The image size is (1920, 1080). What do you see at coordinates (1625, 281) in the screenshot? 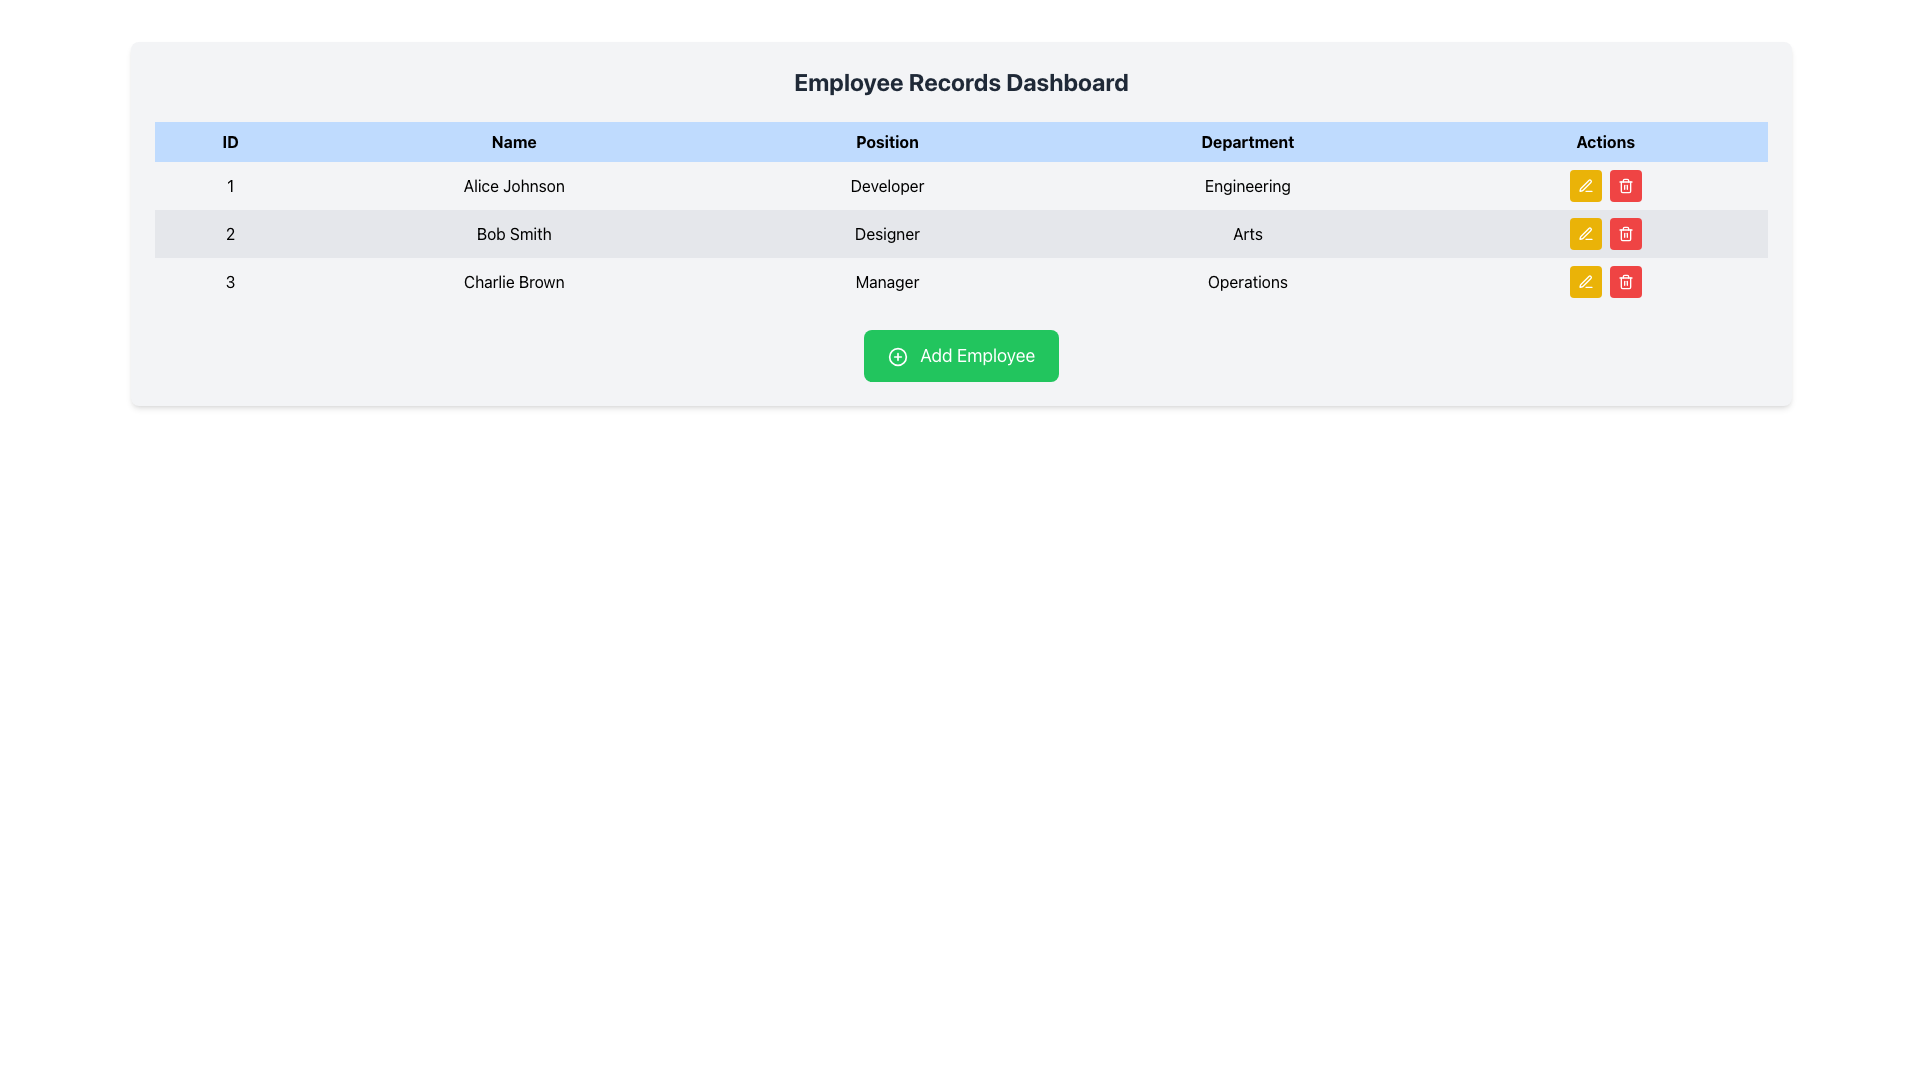
I see `the 'Delete' button with a trash bin icon located in the 'Actions' column of the third row` at bounding box center [1625, 281].